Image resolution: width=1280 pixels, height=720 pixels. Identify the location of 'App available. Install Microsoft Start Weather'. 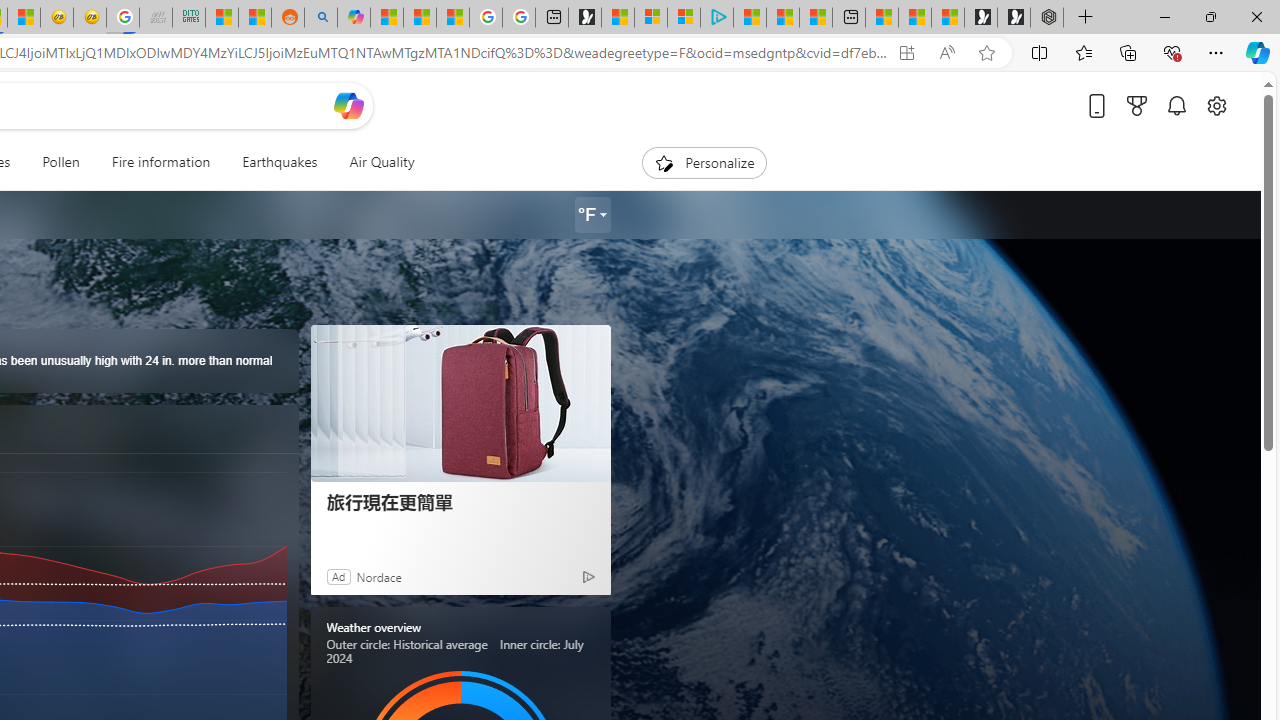
(905, 52).